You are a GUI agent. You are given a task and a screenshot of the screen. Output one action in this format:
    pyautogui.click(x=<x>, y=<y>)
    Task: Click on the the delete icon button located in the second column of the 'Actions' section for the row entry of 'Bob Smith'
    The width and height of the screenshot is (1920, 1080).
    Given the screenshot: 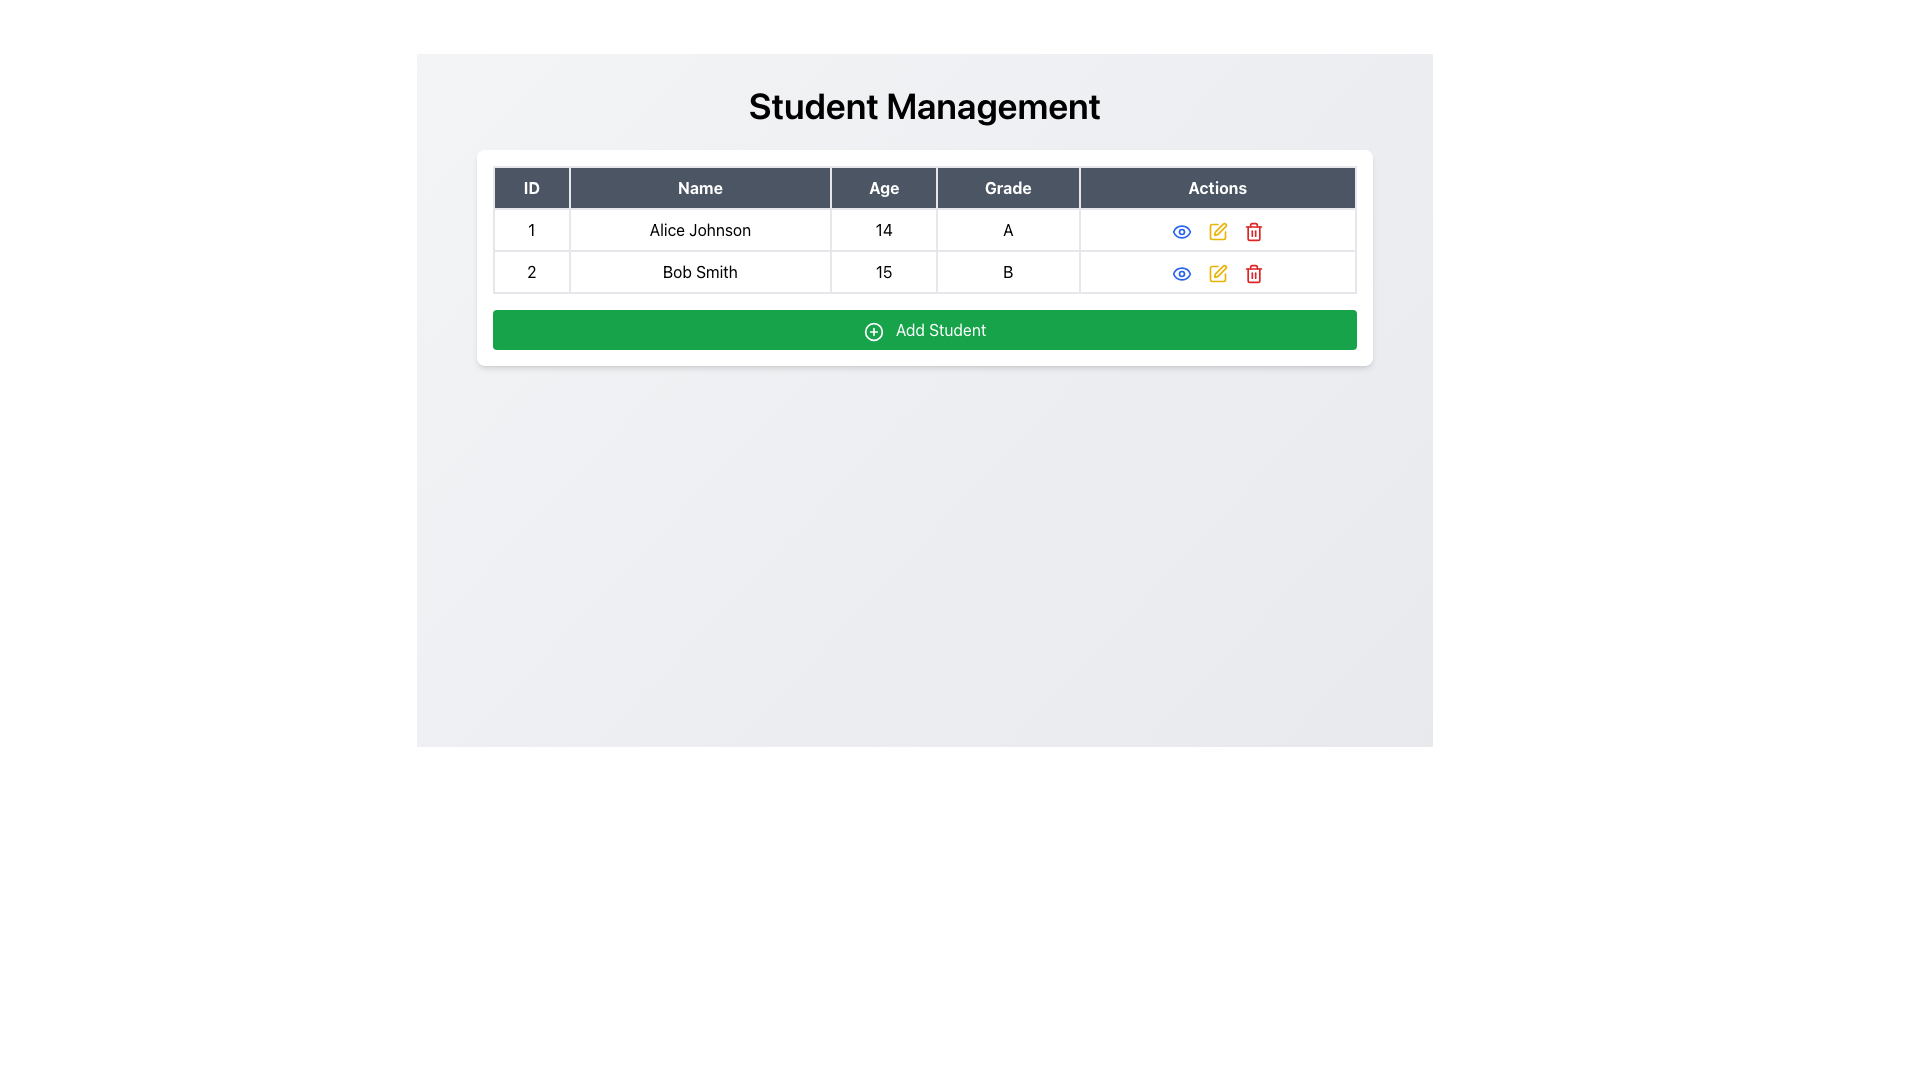 What is the action you would take?
    pyautogui.click(x=1252, y=230)
    